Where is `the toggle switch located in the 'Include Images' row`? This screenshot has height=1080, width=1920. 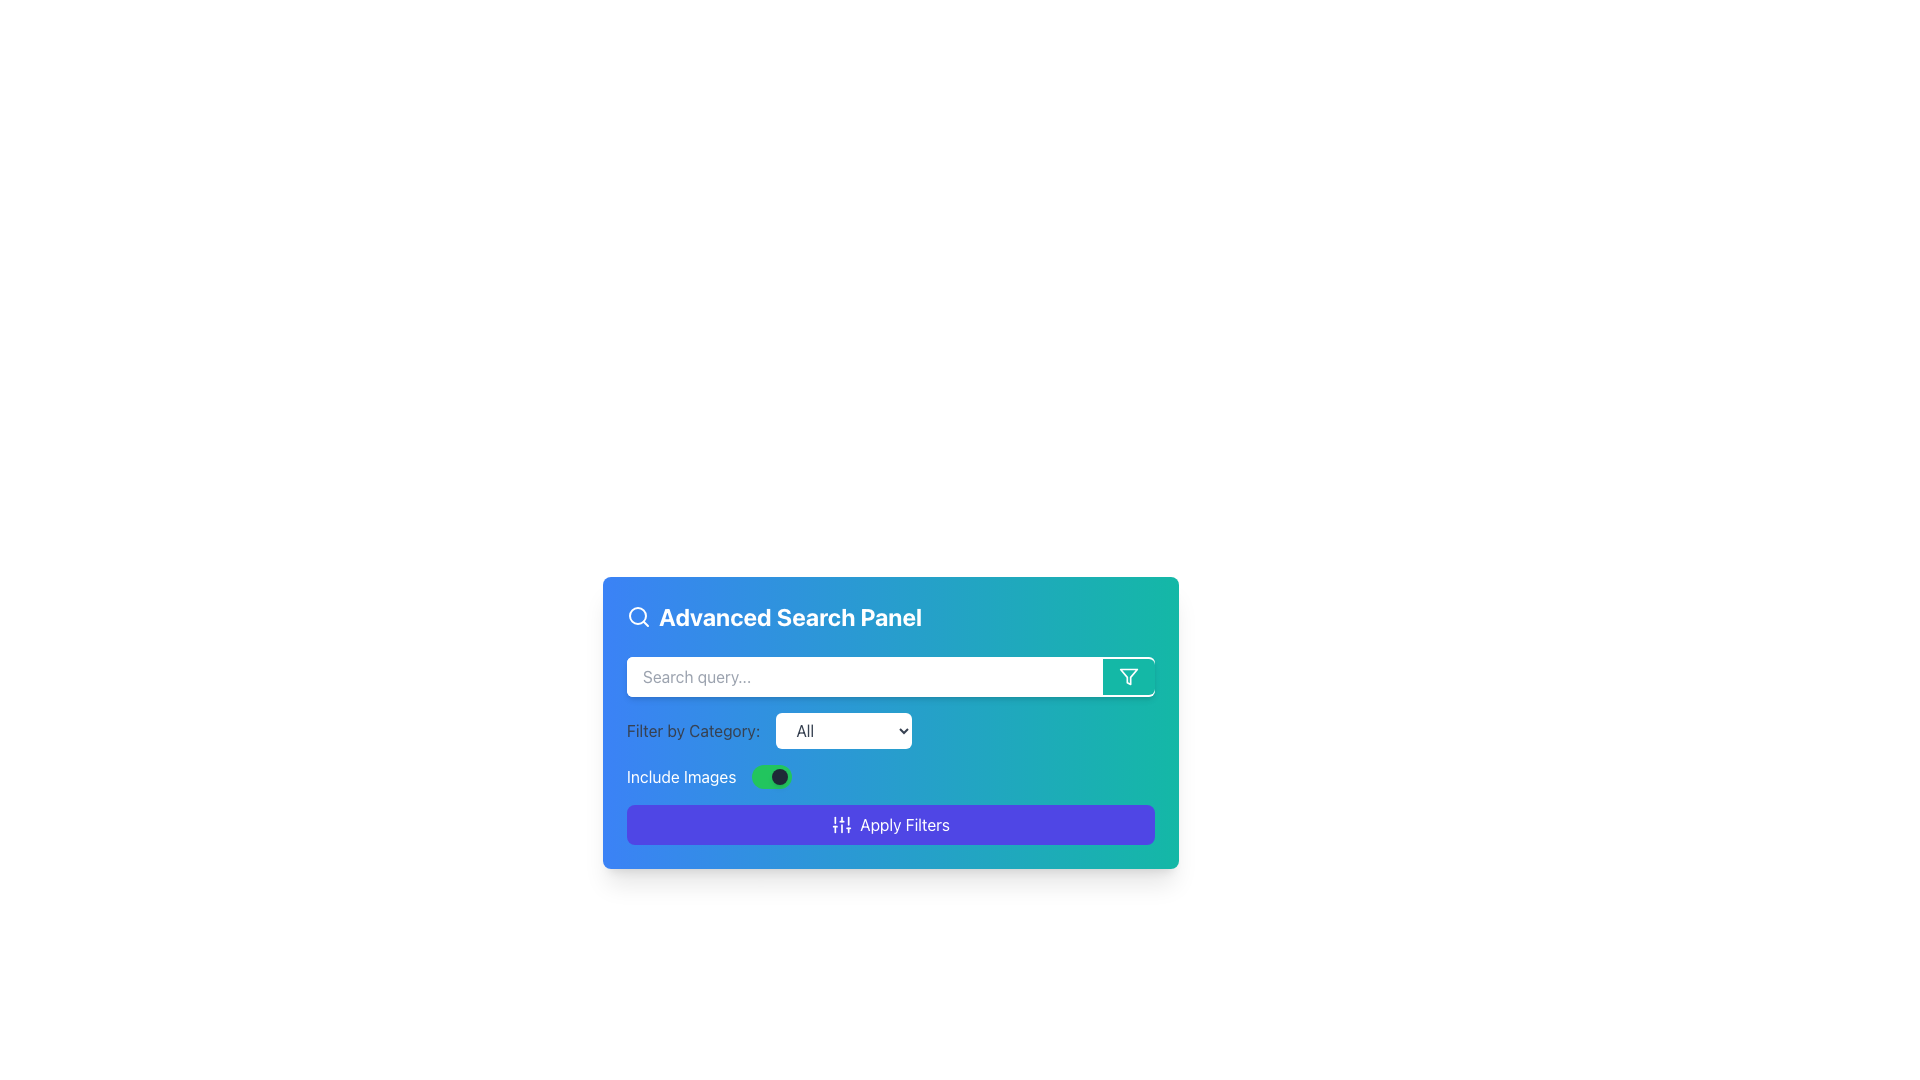 the toggle switch located in the 'Include Images' row is located at coordinates (771, 775).